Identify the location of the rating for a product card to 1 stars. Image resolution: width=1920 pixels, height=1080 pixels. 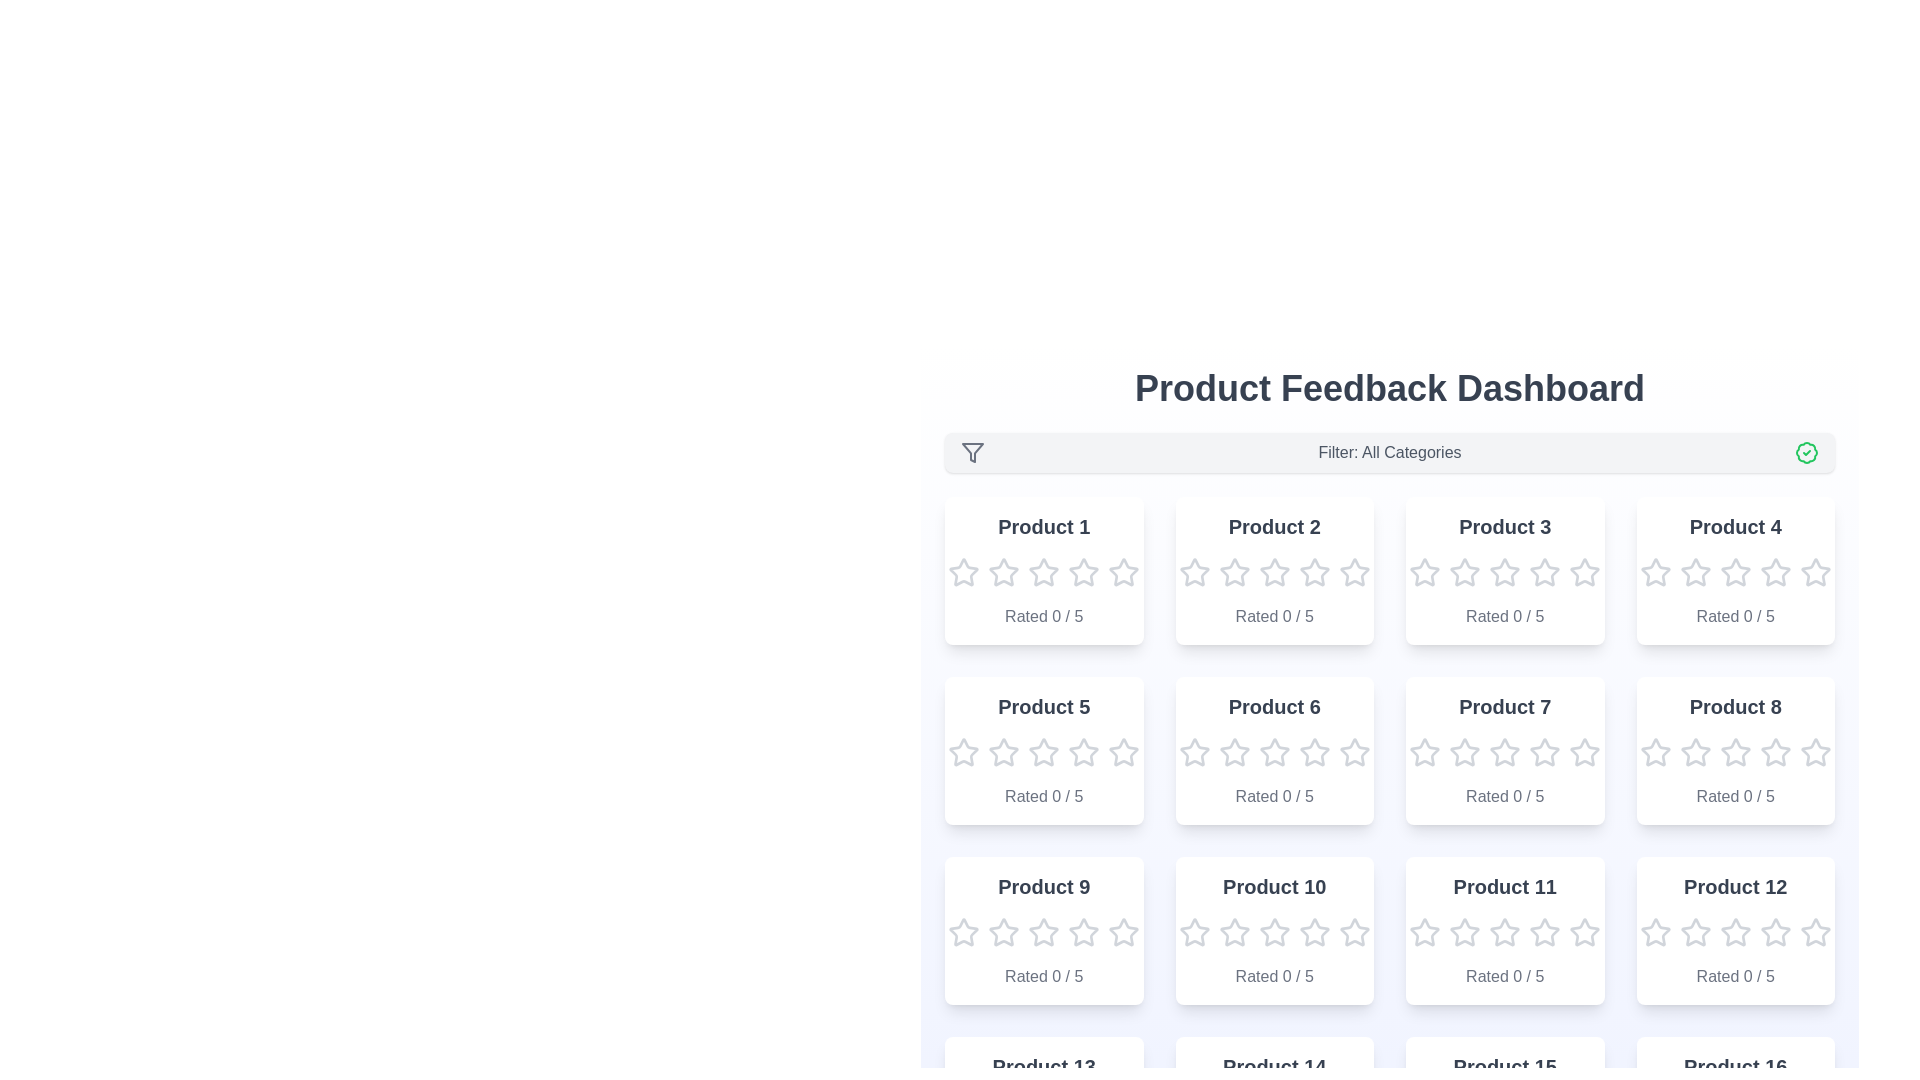
(964, 573).